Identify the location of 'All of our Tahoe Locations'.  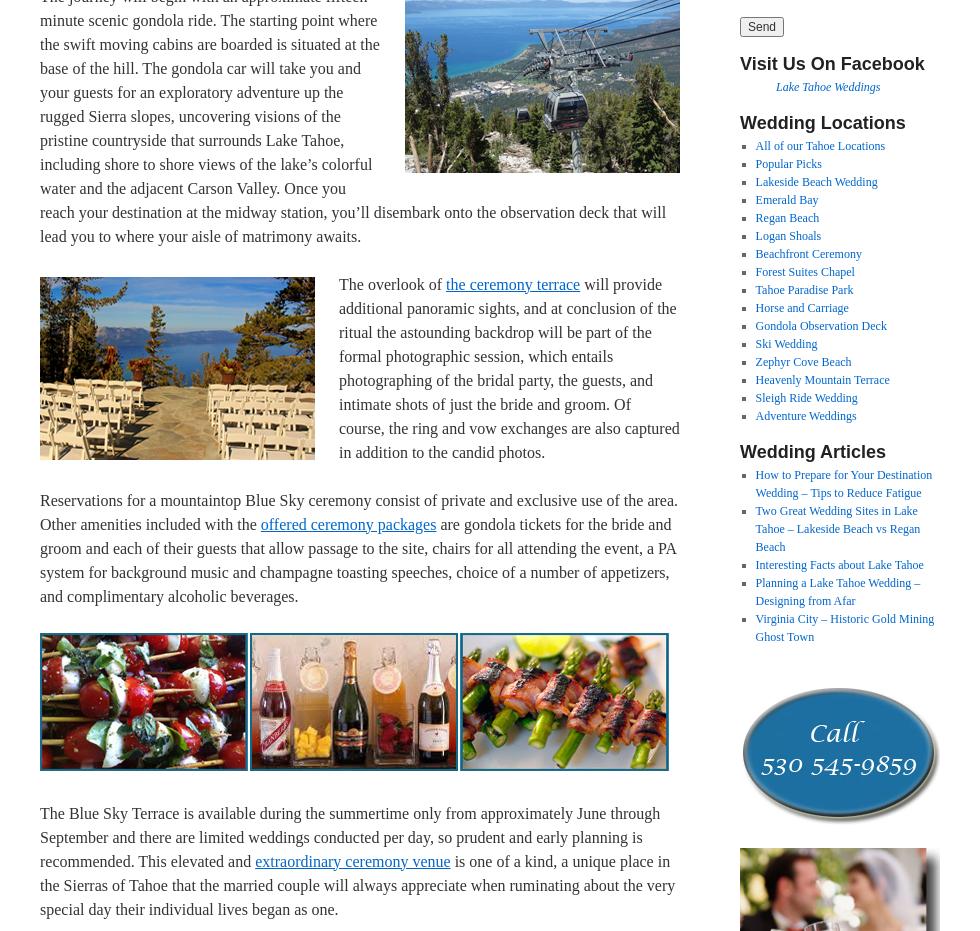
(754, 143).